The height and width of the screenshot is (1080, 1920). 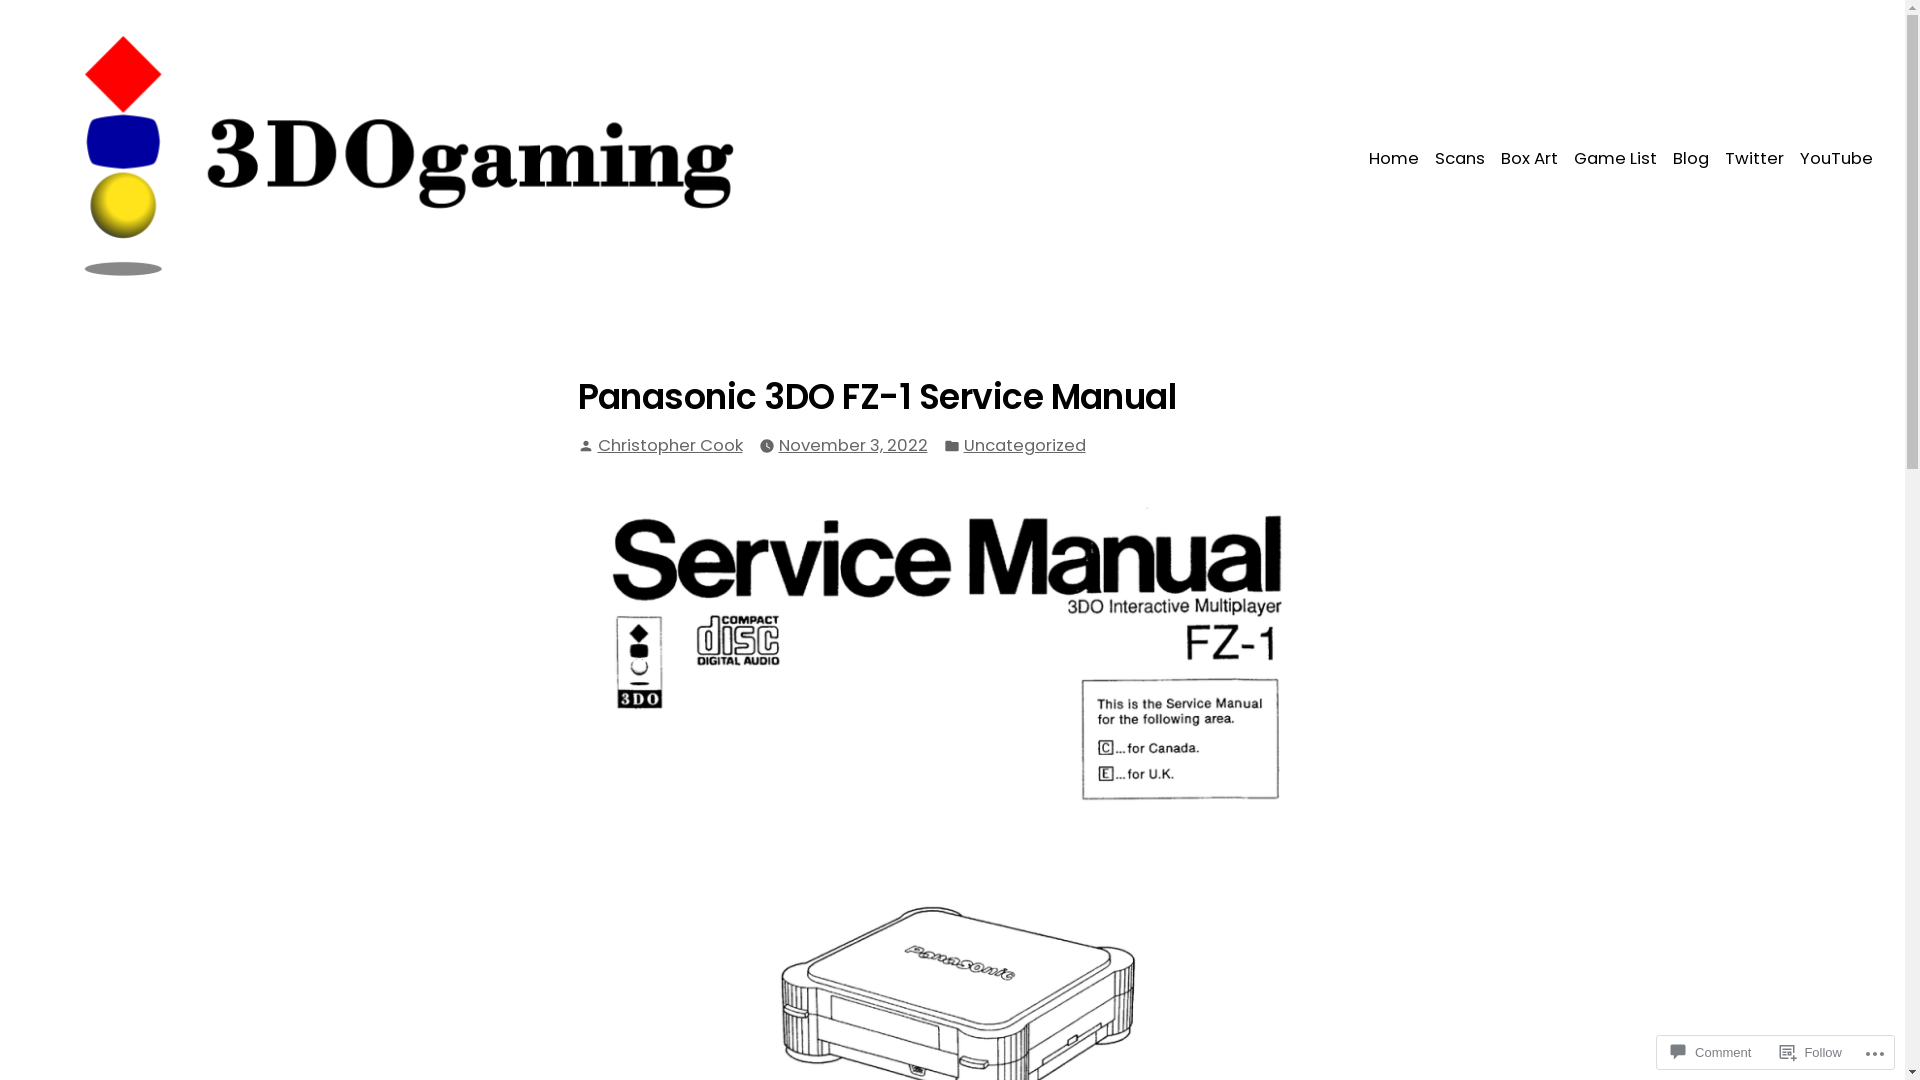 I want to click on 'Christopher Cook', so click(x=670, y=444).